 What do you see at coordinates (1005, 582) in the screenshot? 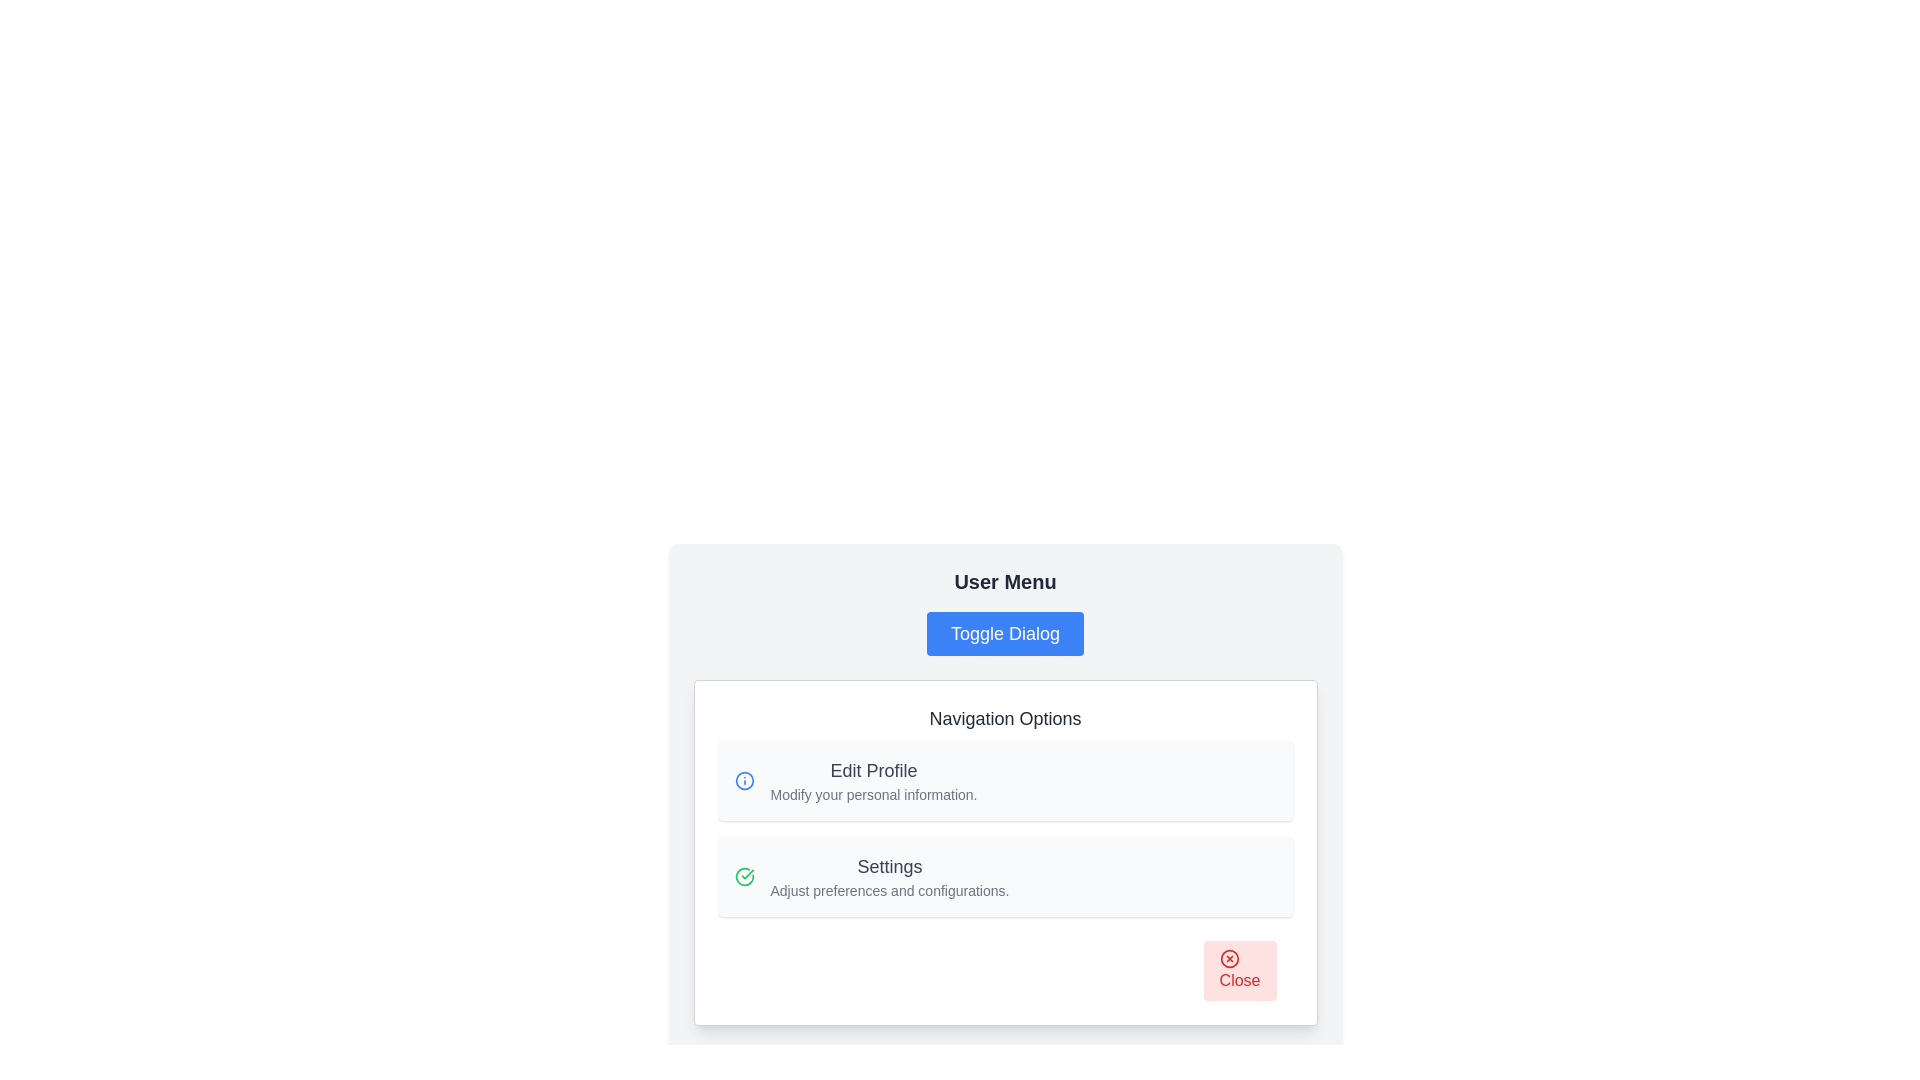
I see `text content of the 'User Menu' title label located at the top center of the dialog box, above the 'Toggle Dialog' button` at bounding box center [1005, 582].